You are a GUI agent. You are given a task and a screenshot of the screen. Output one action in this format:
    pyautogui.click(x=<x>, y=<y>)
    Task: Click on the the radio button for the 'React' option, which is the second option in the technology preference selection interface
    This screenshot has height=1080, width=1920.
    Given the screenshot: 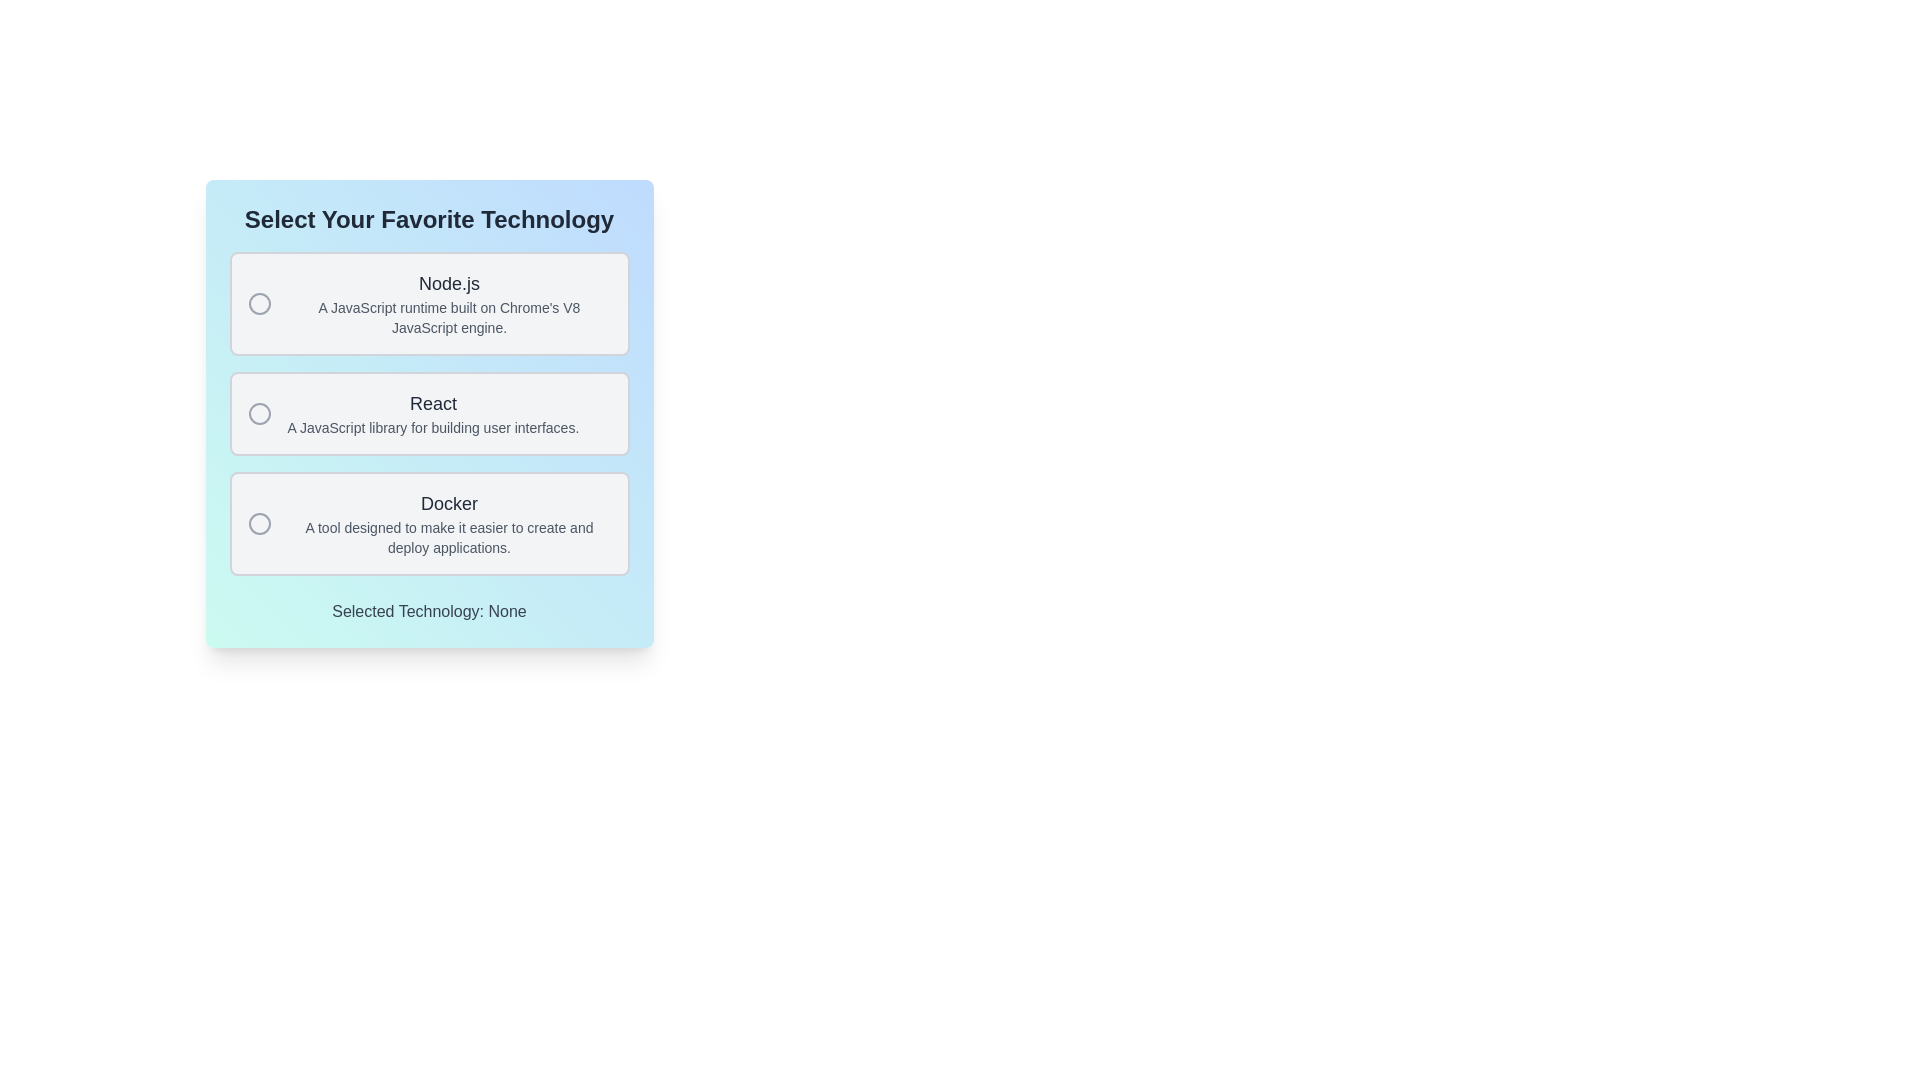 What is the action you would take?
    pyautogui.click(x=258, y=412)
    